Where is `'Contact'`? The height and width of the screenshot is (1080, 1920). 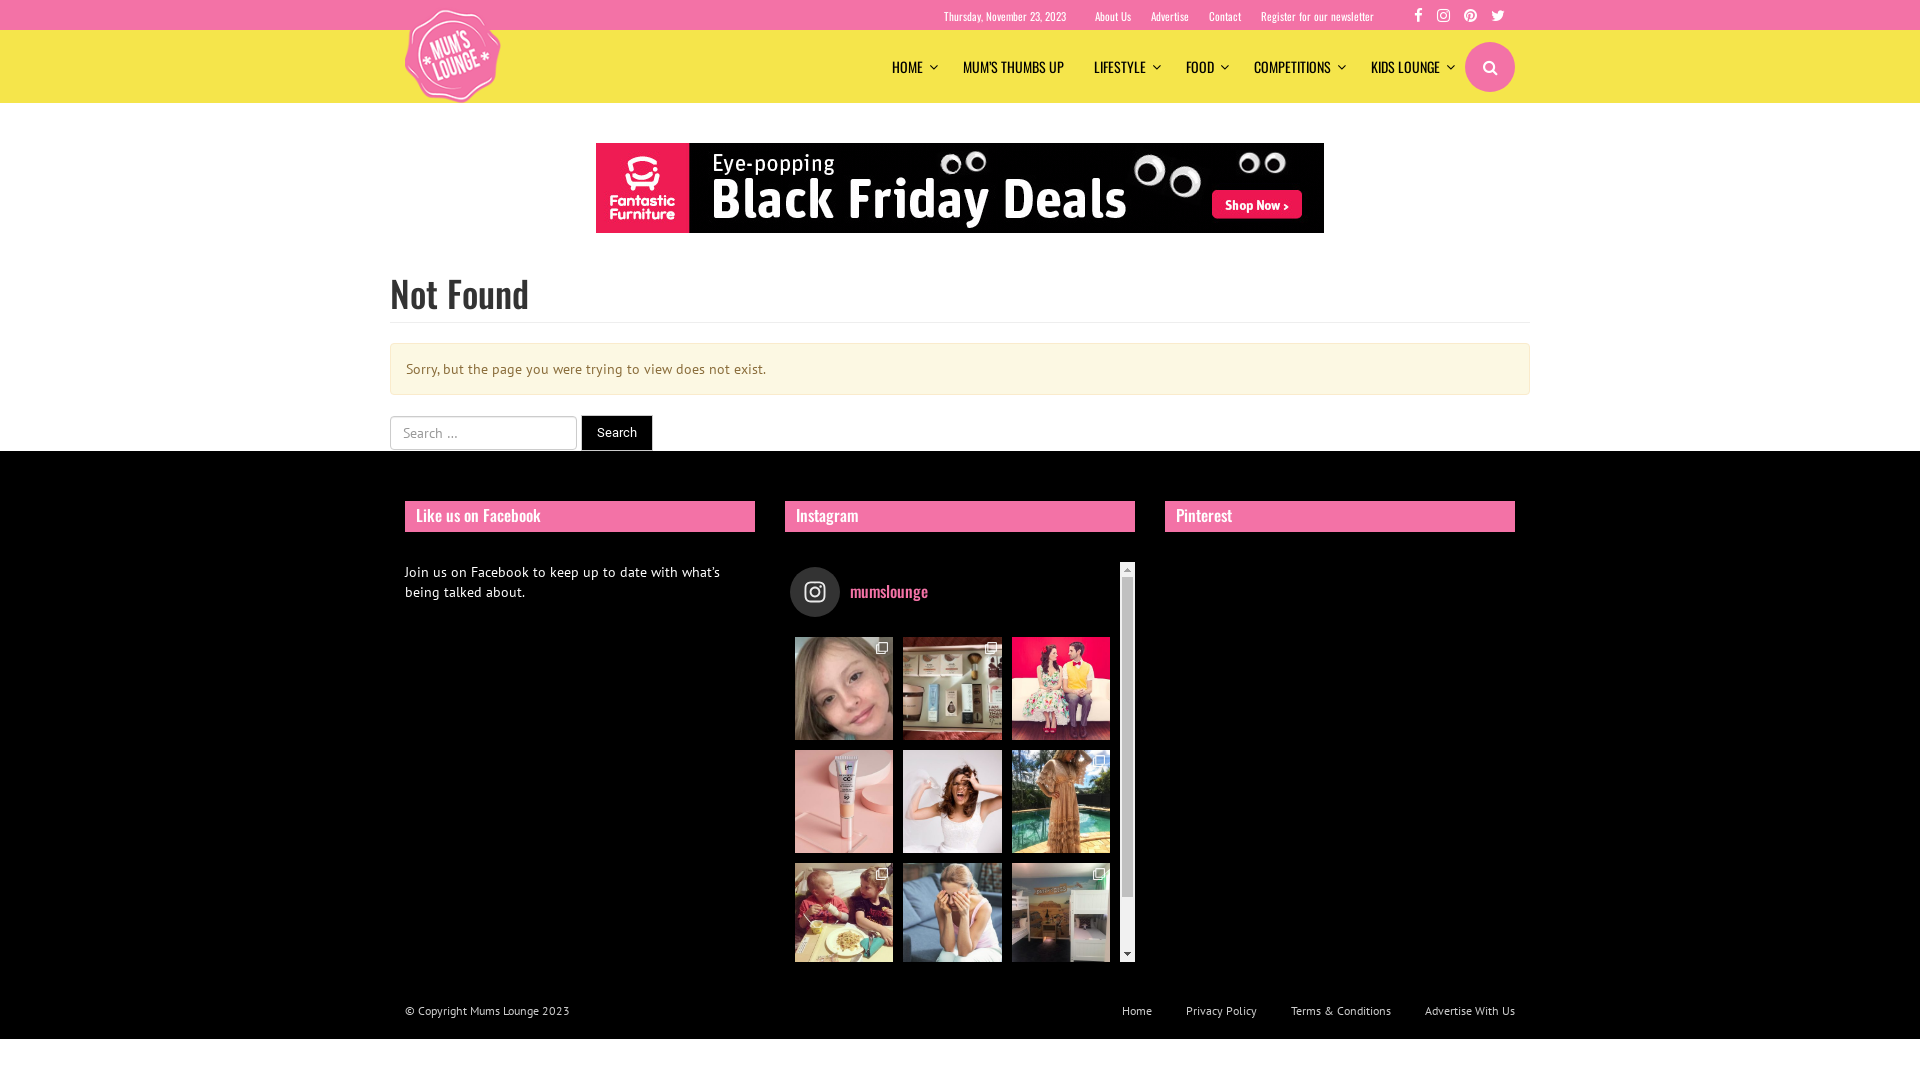 'Contact' is located at coordinates (1223, 15).